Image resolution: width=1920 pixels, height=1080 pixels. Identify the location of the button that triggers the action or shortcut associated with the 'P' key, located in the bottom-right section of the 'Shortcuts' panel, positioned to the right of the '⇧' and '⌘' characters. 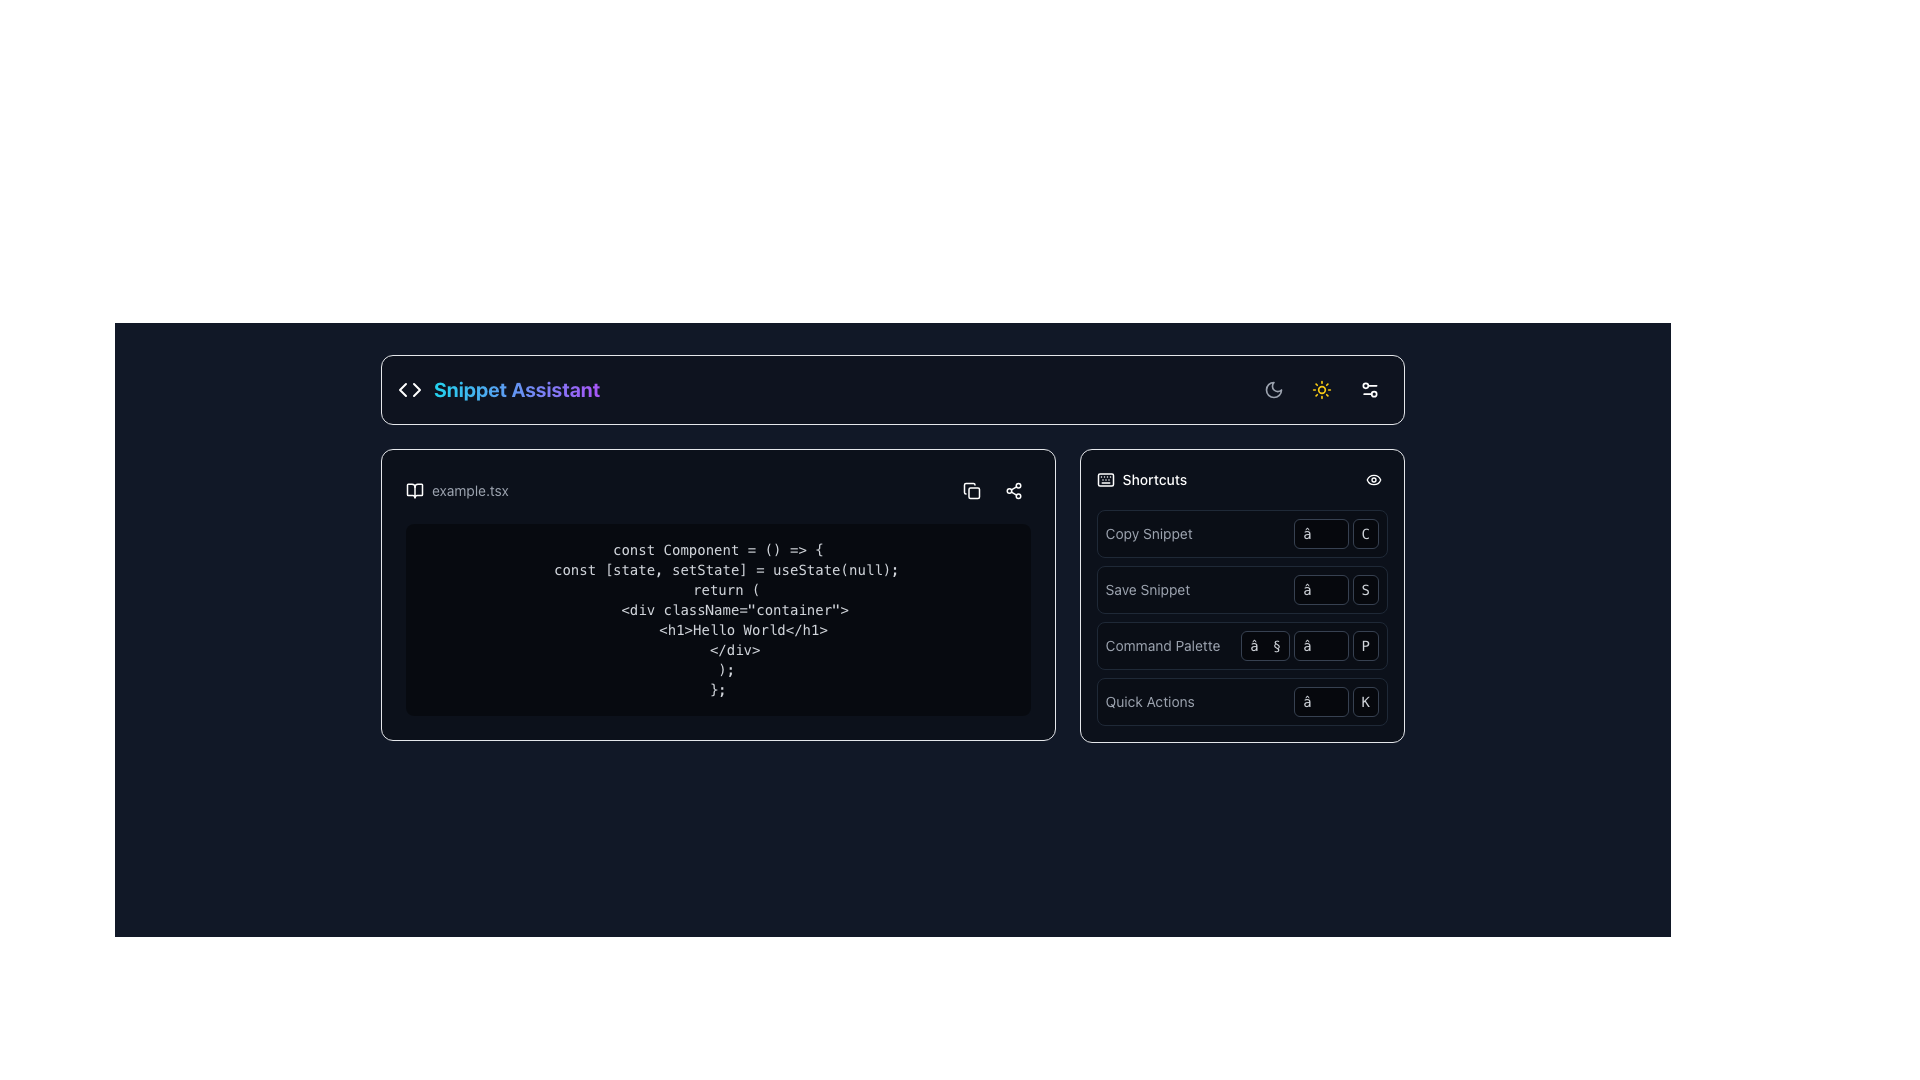
(1364, 645).